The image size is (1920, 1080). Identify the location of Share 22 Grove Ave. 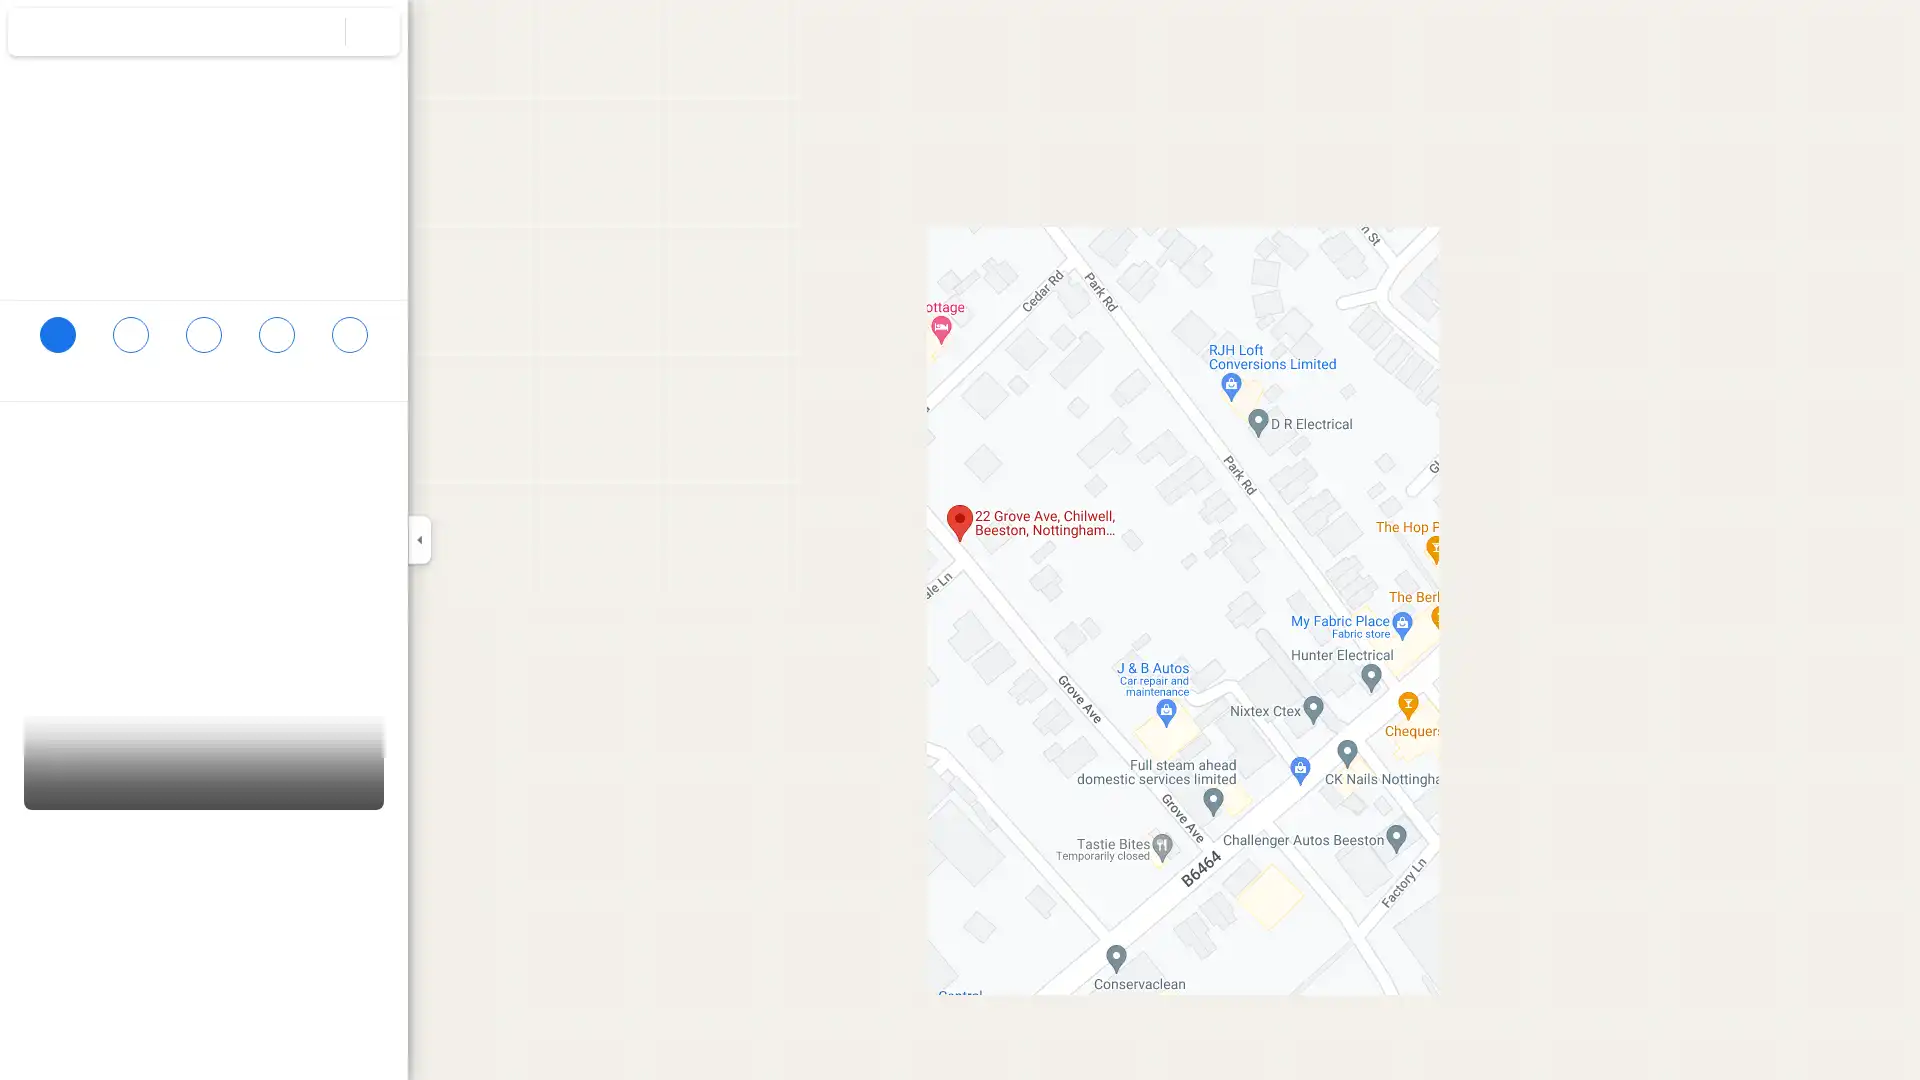
(349, 342).